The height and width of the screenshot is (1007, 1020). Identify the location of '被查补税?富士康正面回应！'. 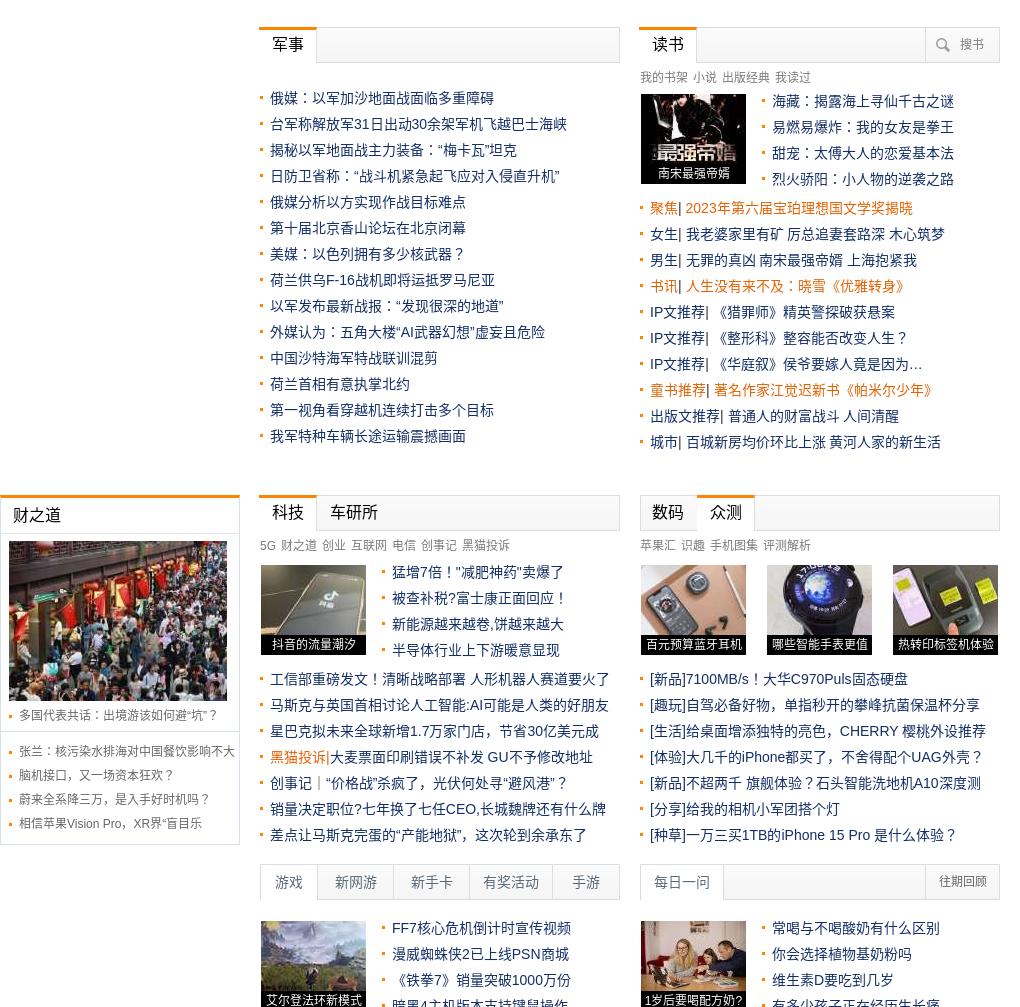
(479, 596).